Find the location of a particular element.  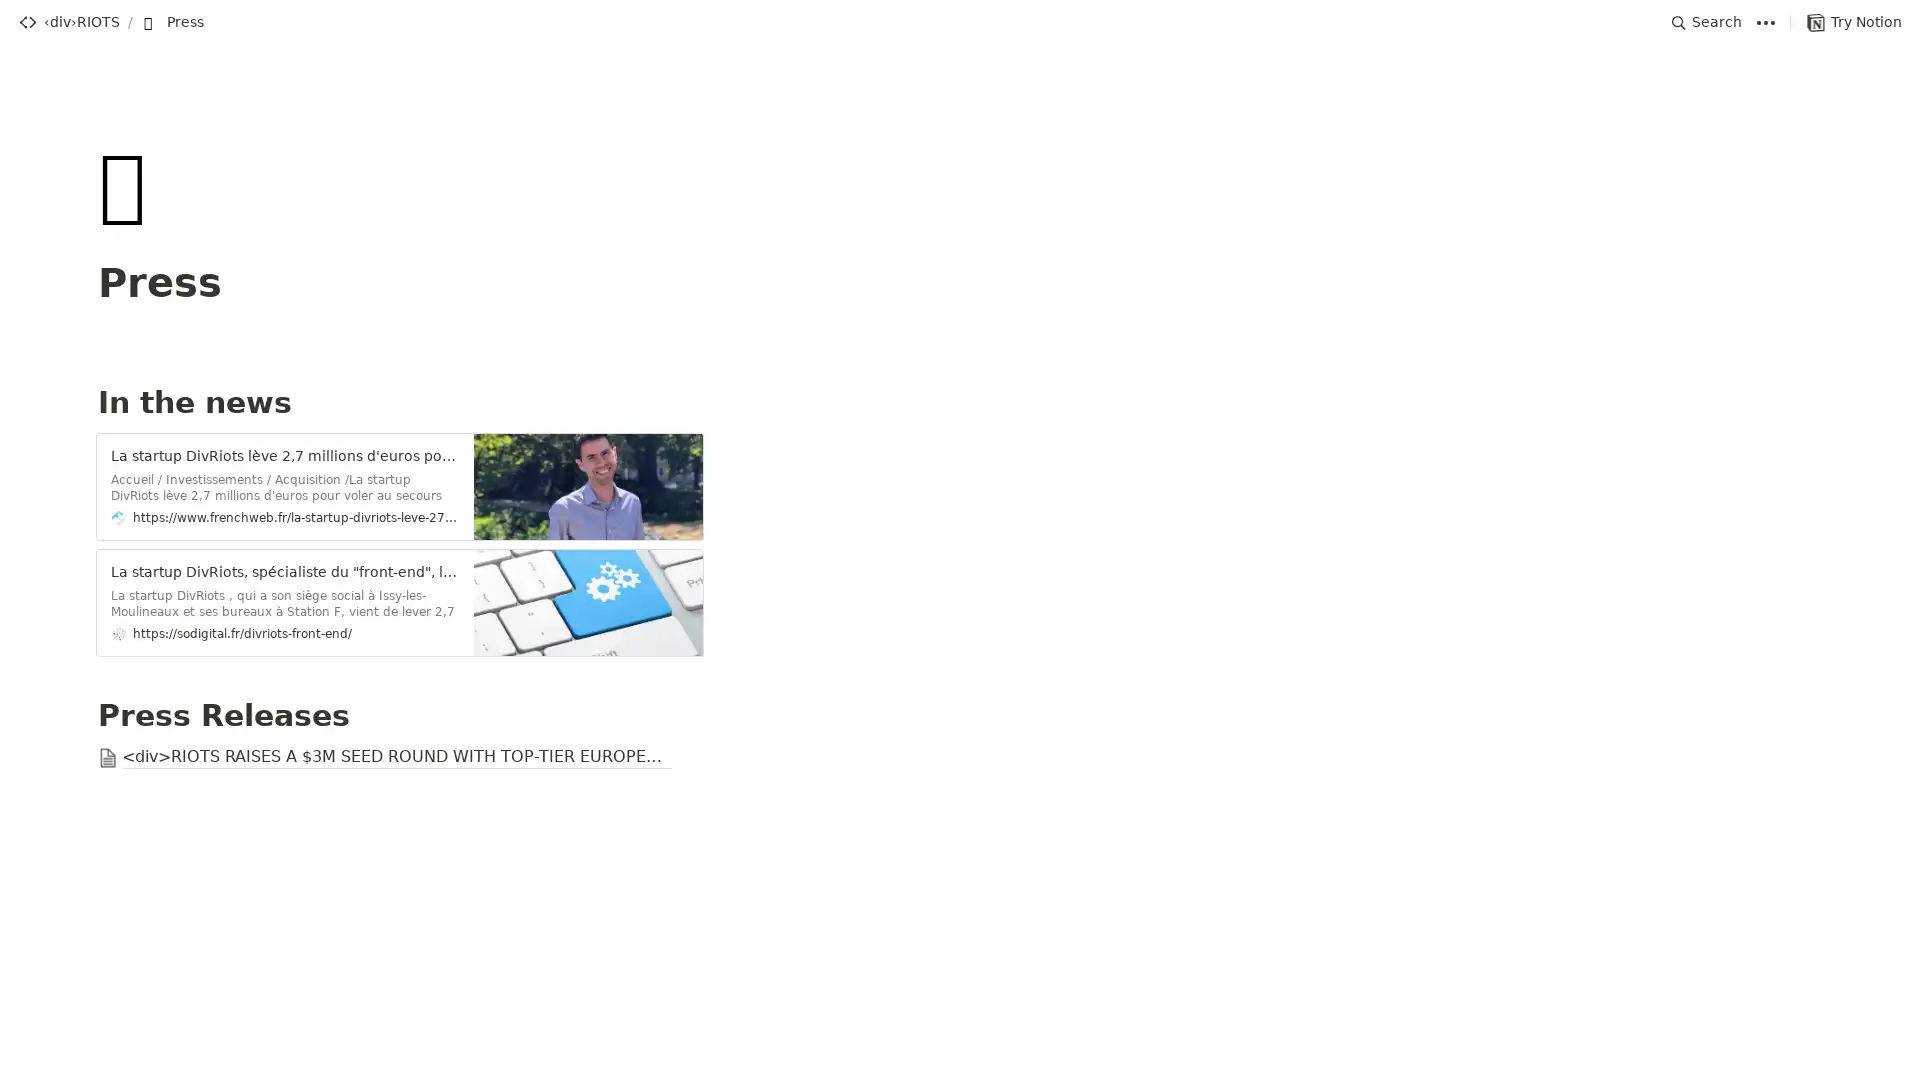

La startup DivRiots leve 2,7 millions d'euros pour voler au secours des developpeurs front-end - FrenchWeb.fr Accueil / Investissements / Acquisition /La startup DivRiots leve 2,7 millions d'euros pour voler au secours des developpeurs front-end Avec notre partenaire Junto, specialiste de la performance media, decouvrez l'actualite des levees de fonds Dans le monde du developpement web, la communaute se divise en deux camps : le back-end et le front-end. https://www.frenchweb.fr/la-startup-divriots-leve-27-millions-deuros-pour-voler-au-secours-des-developpeurs-front-end/423261?utm_source=feedburner&utm_medium=feed&utm_campaign=Feed%3A+frenchweb+%28FrenchWeb.fr%29 is located at coordinates (960, 486).